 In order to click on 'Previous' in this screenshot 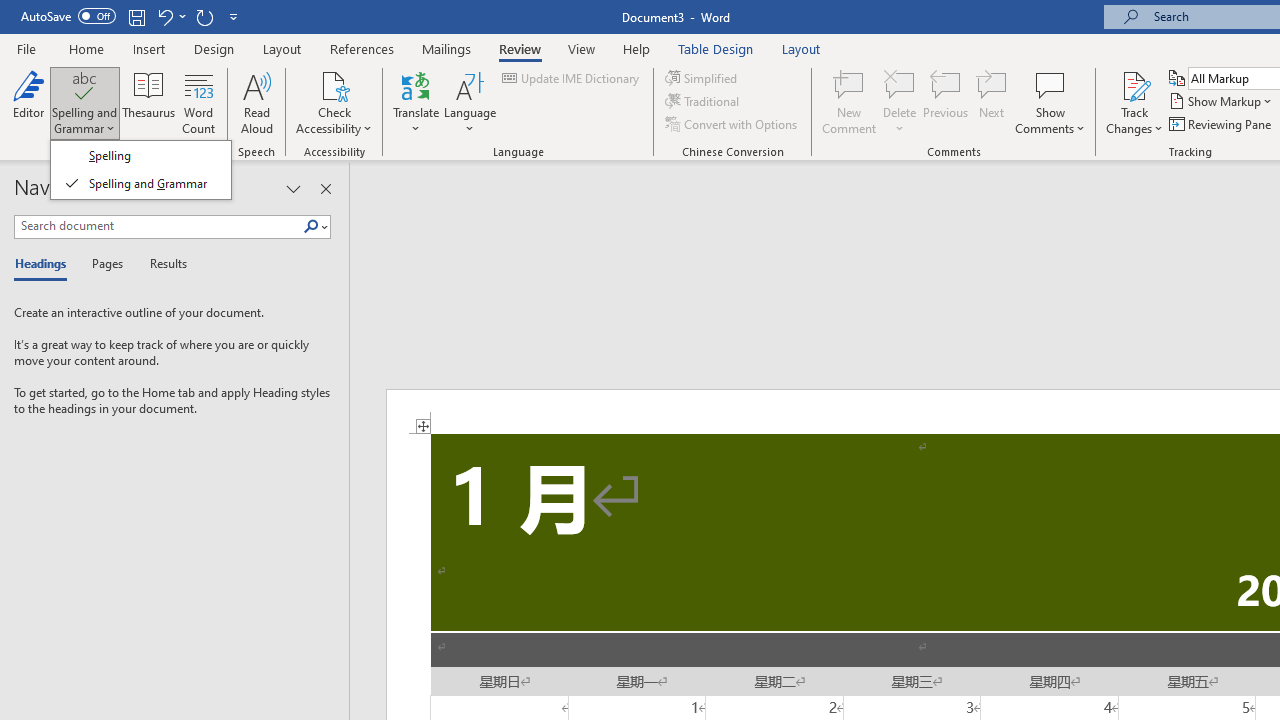, I will do `click(945, 103)`.